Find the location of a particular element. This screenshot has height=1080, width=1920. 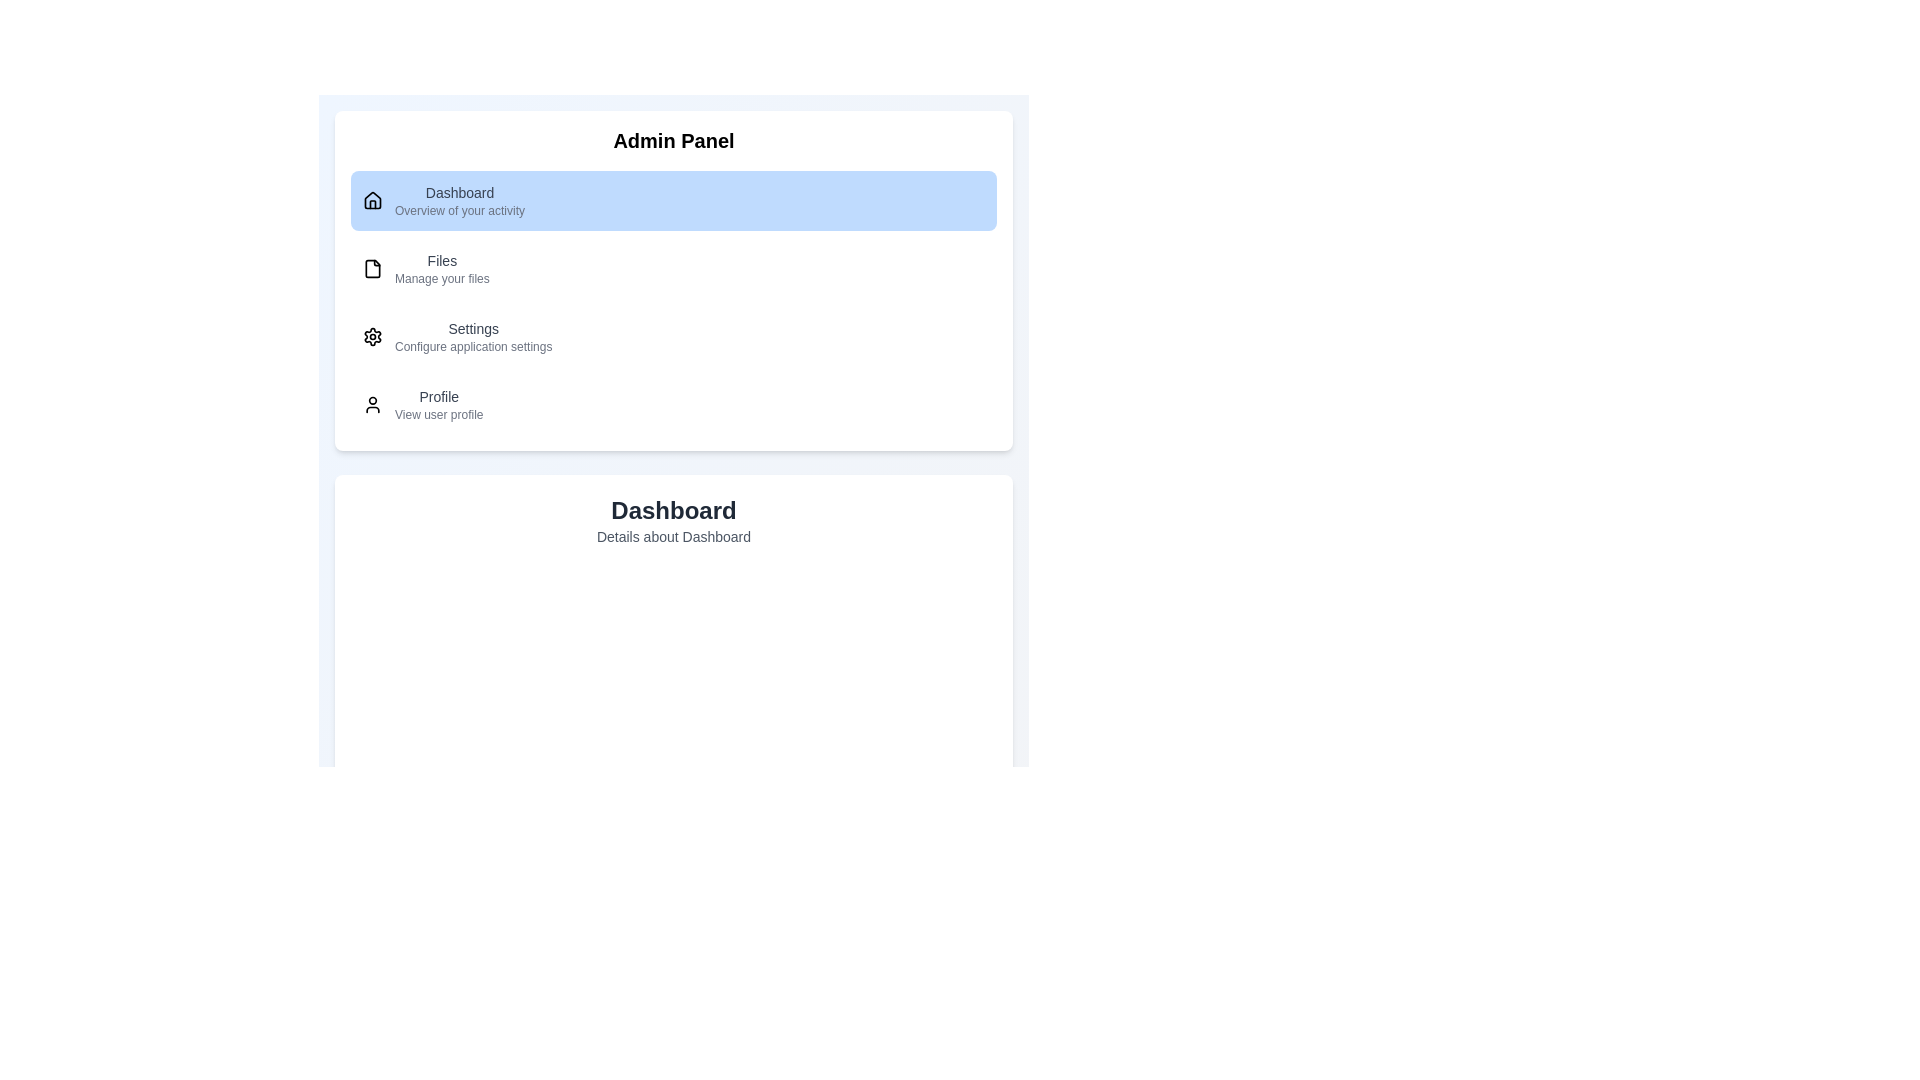

the menu item labeled Profile to highlight it is located at coordinates (673, 405).